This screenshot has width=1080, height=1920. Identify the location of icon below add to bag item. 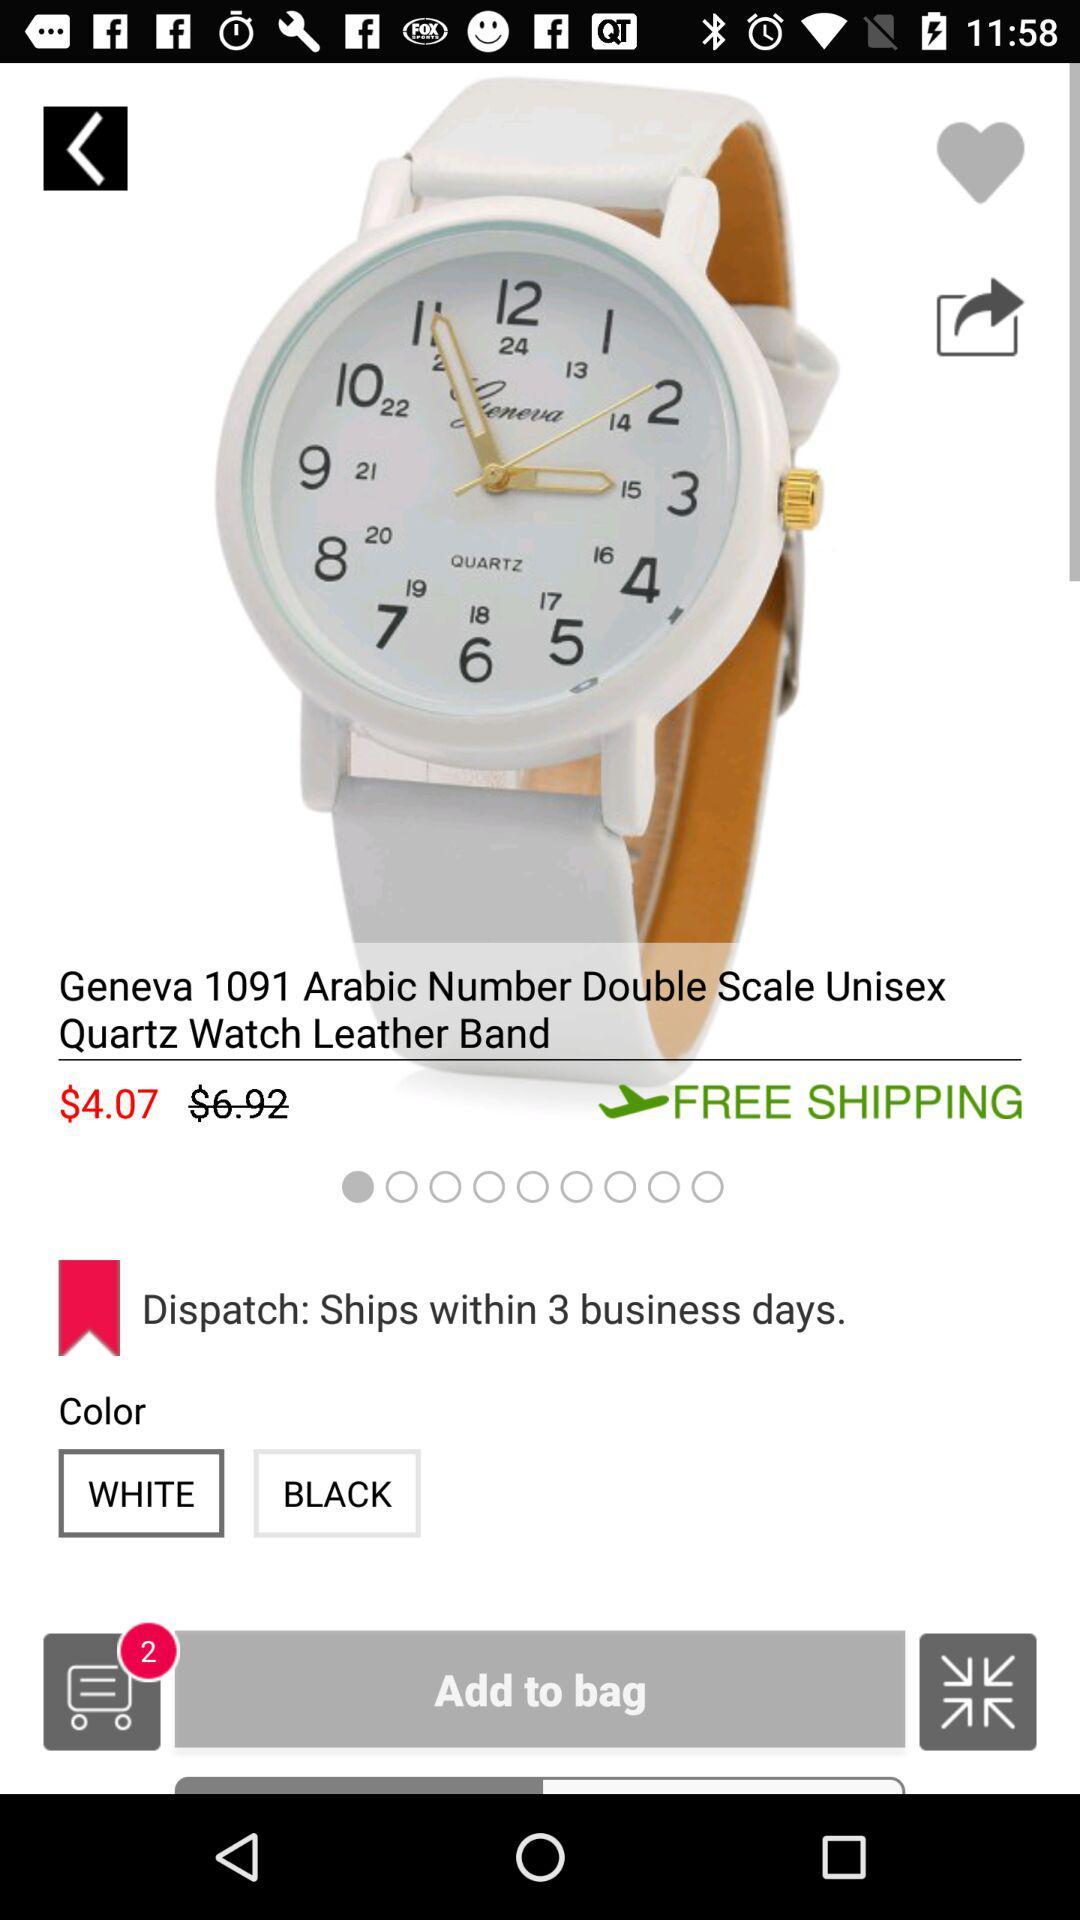
(722, 1785).